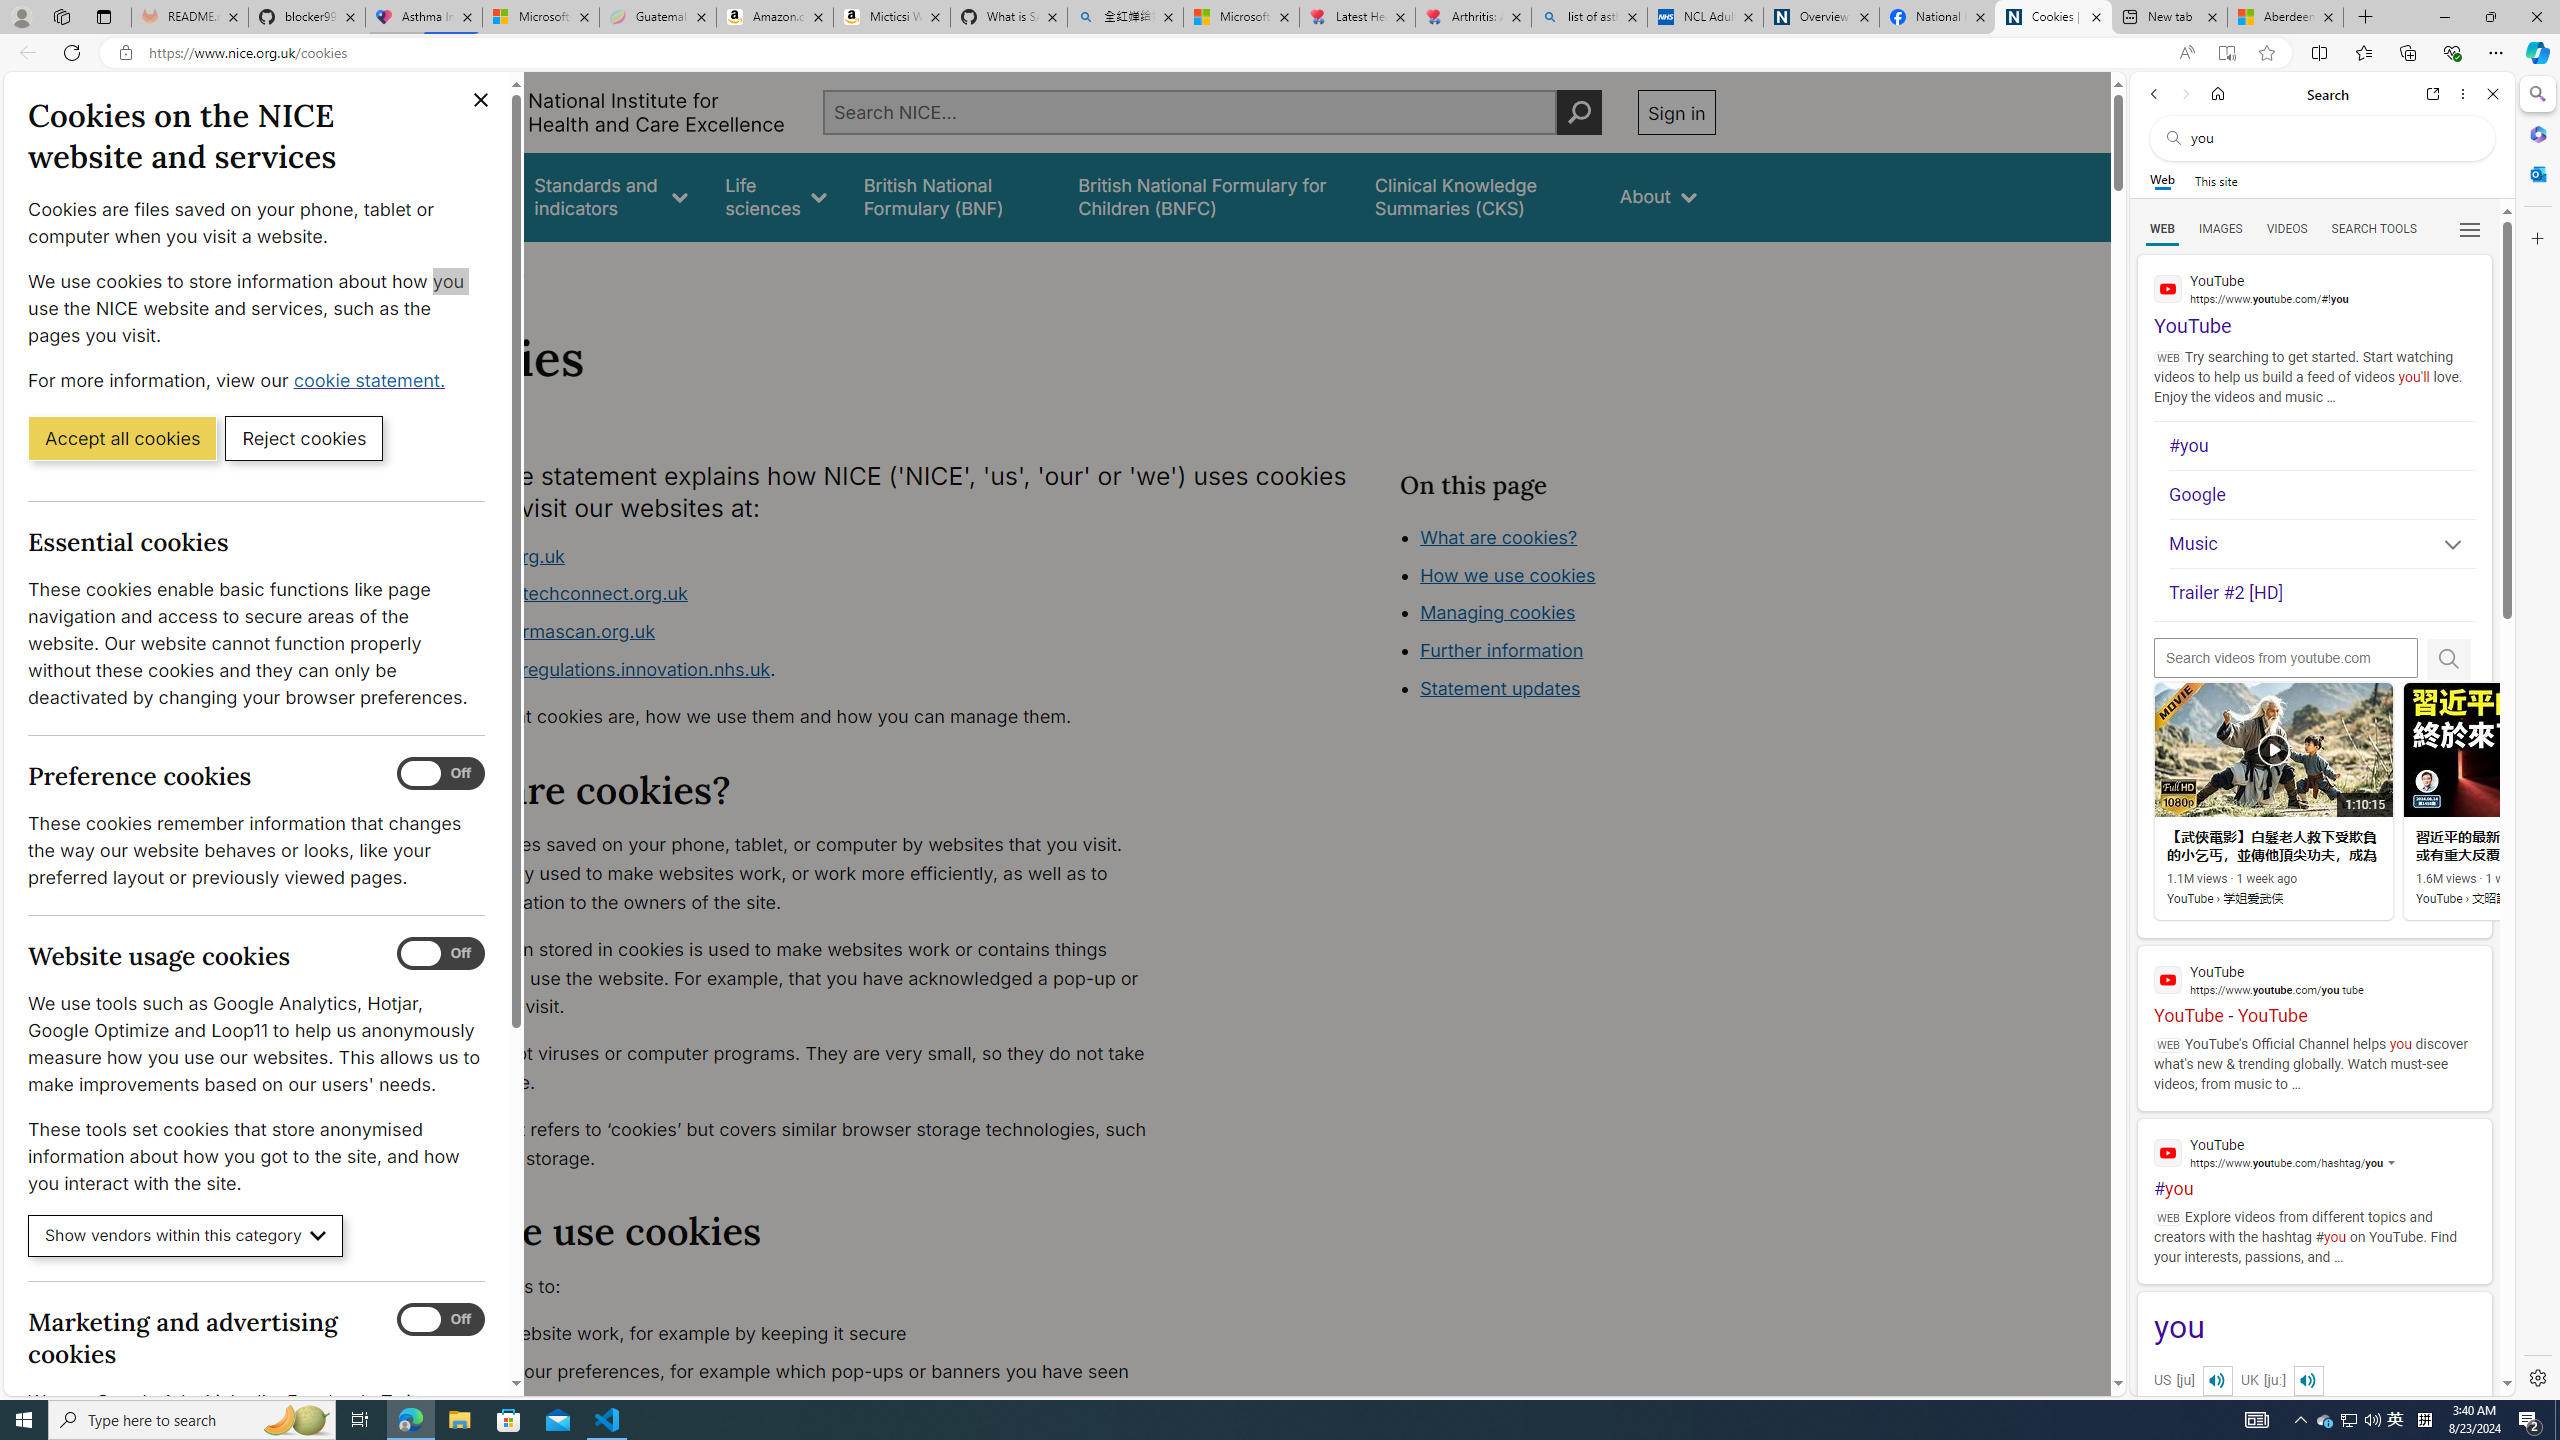 Image resolution: width=2560 pixels, height=1440 pixels. What do you see at coordinates (2162, 227) in the screenshot?
I see `'Search Filter, WEB'` at bounding box center [2162, 227].